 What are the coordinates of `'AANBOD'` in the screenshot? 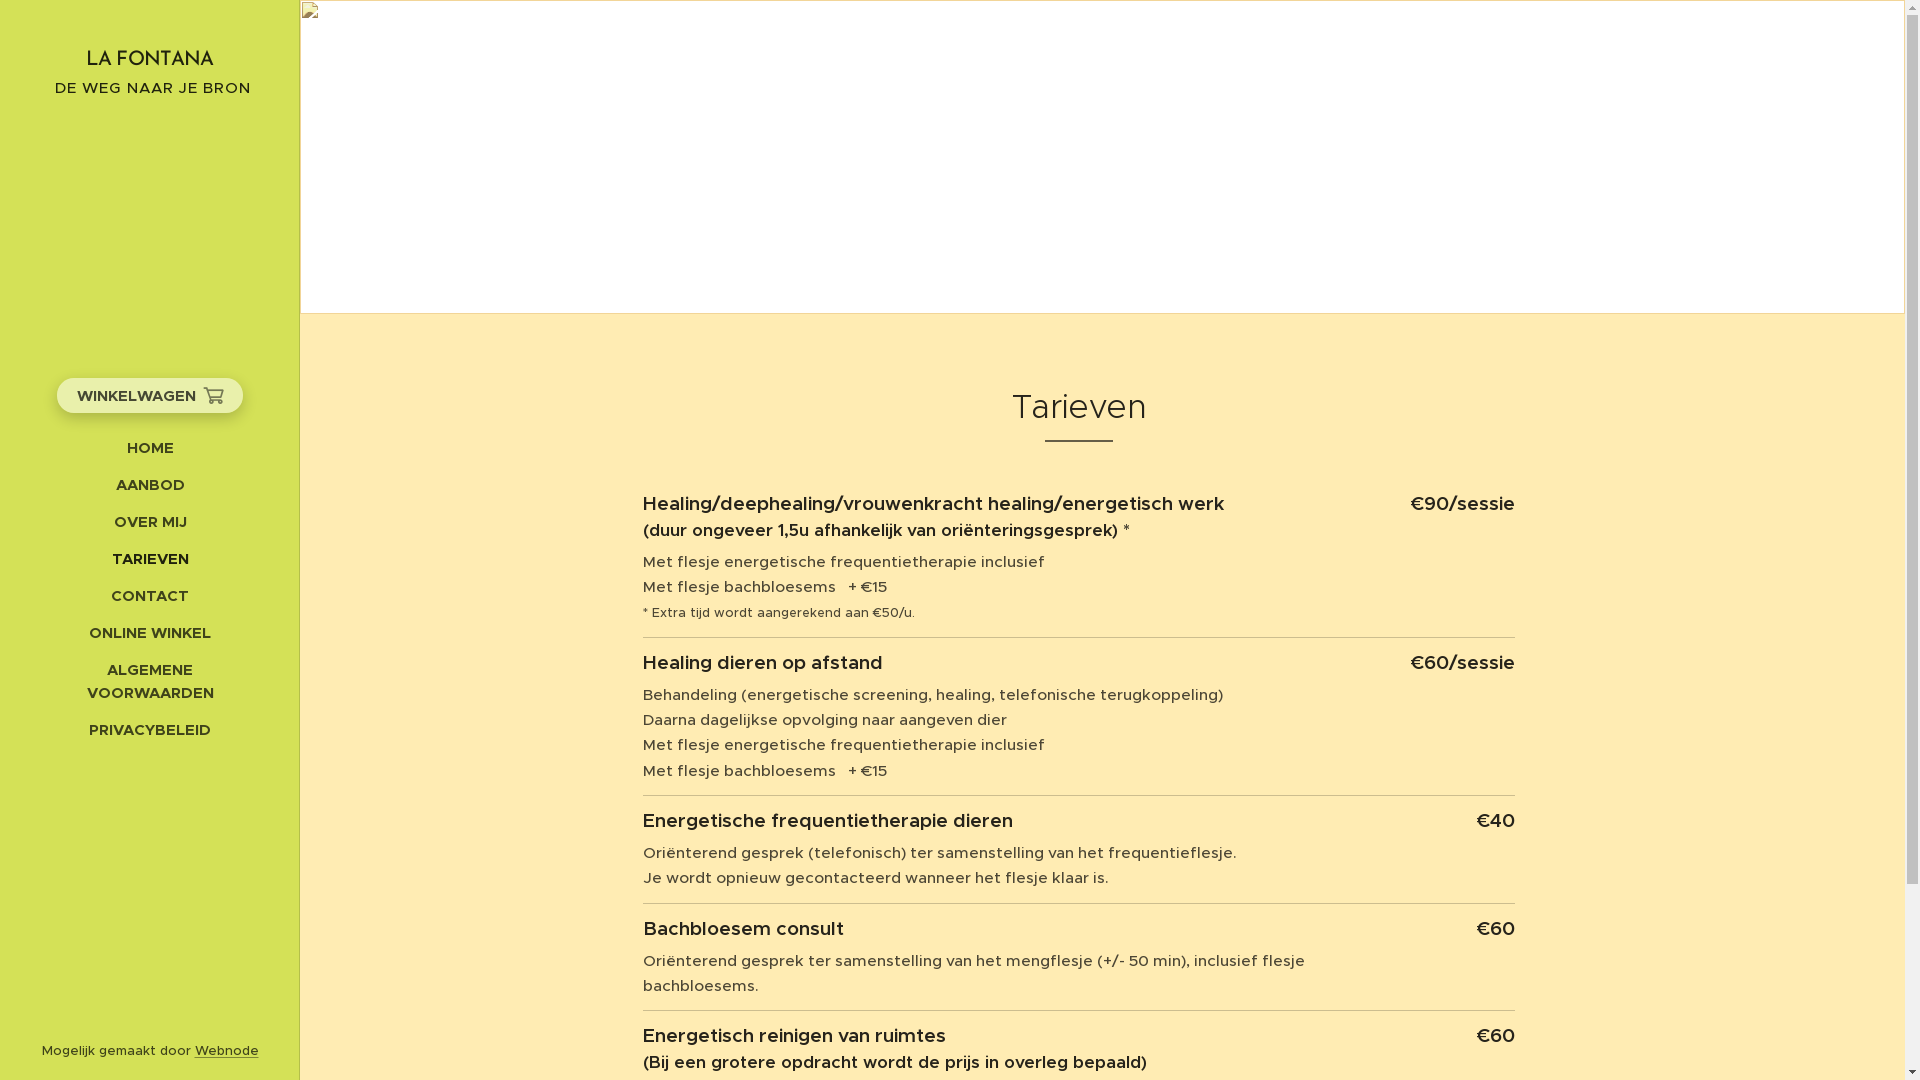 It's located at (148, 484).